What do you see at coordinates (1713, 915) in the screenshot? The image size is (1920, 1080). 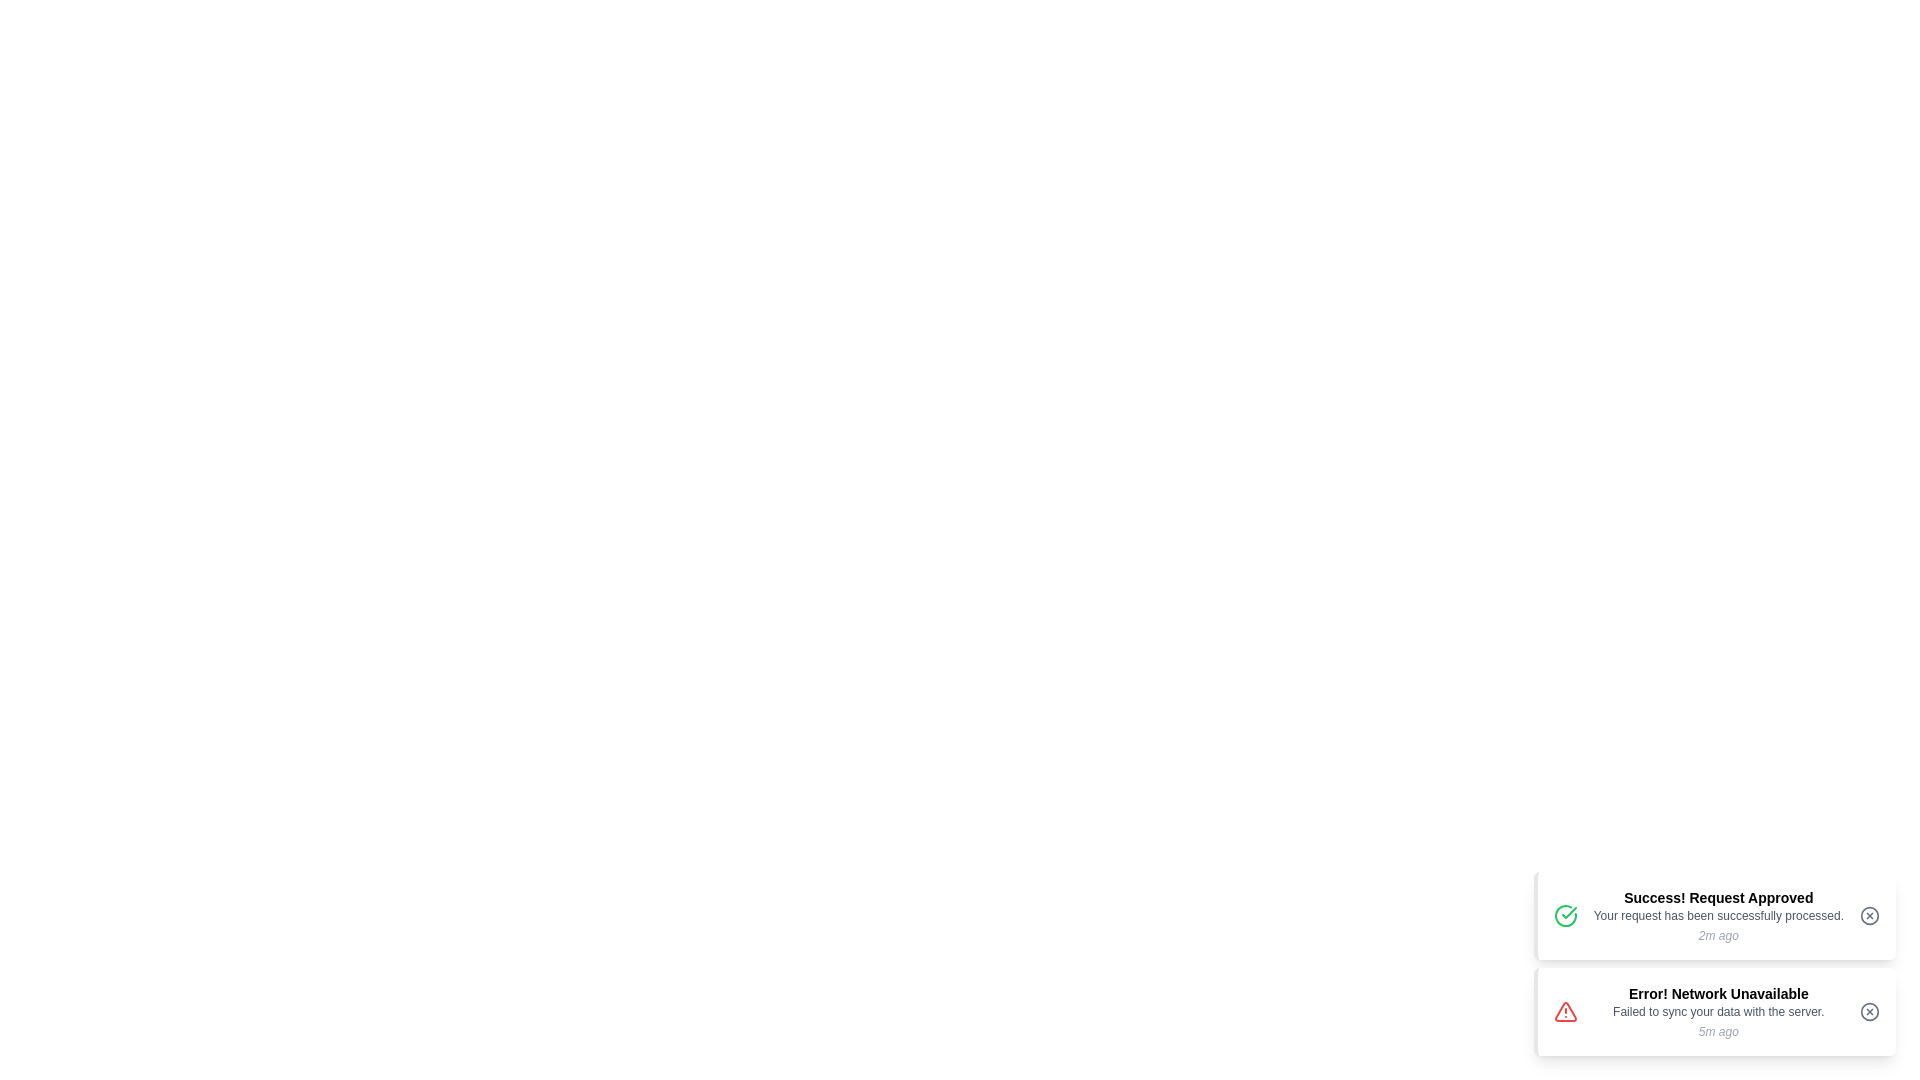 I see `the snackbar to view details` at bounding box center [1713, 915].